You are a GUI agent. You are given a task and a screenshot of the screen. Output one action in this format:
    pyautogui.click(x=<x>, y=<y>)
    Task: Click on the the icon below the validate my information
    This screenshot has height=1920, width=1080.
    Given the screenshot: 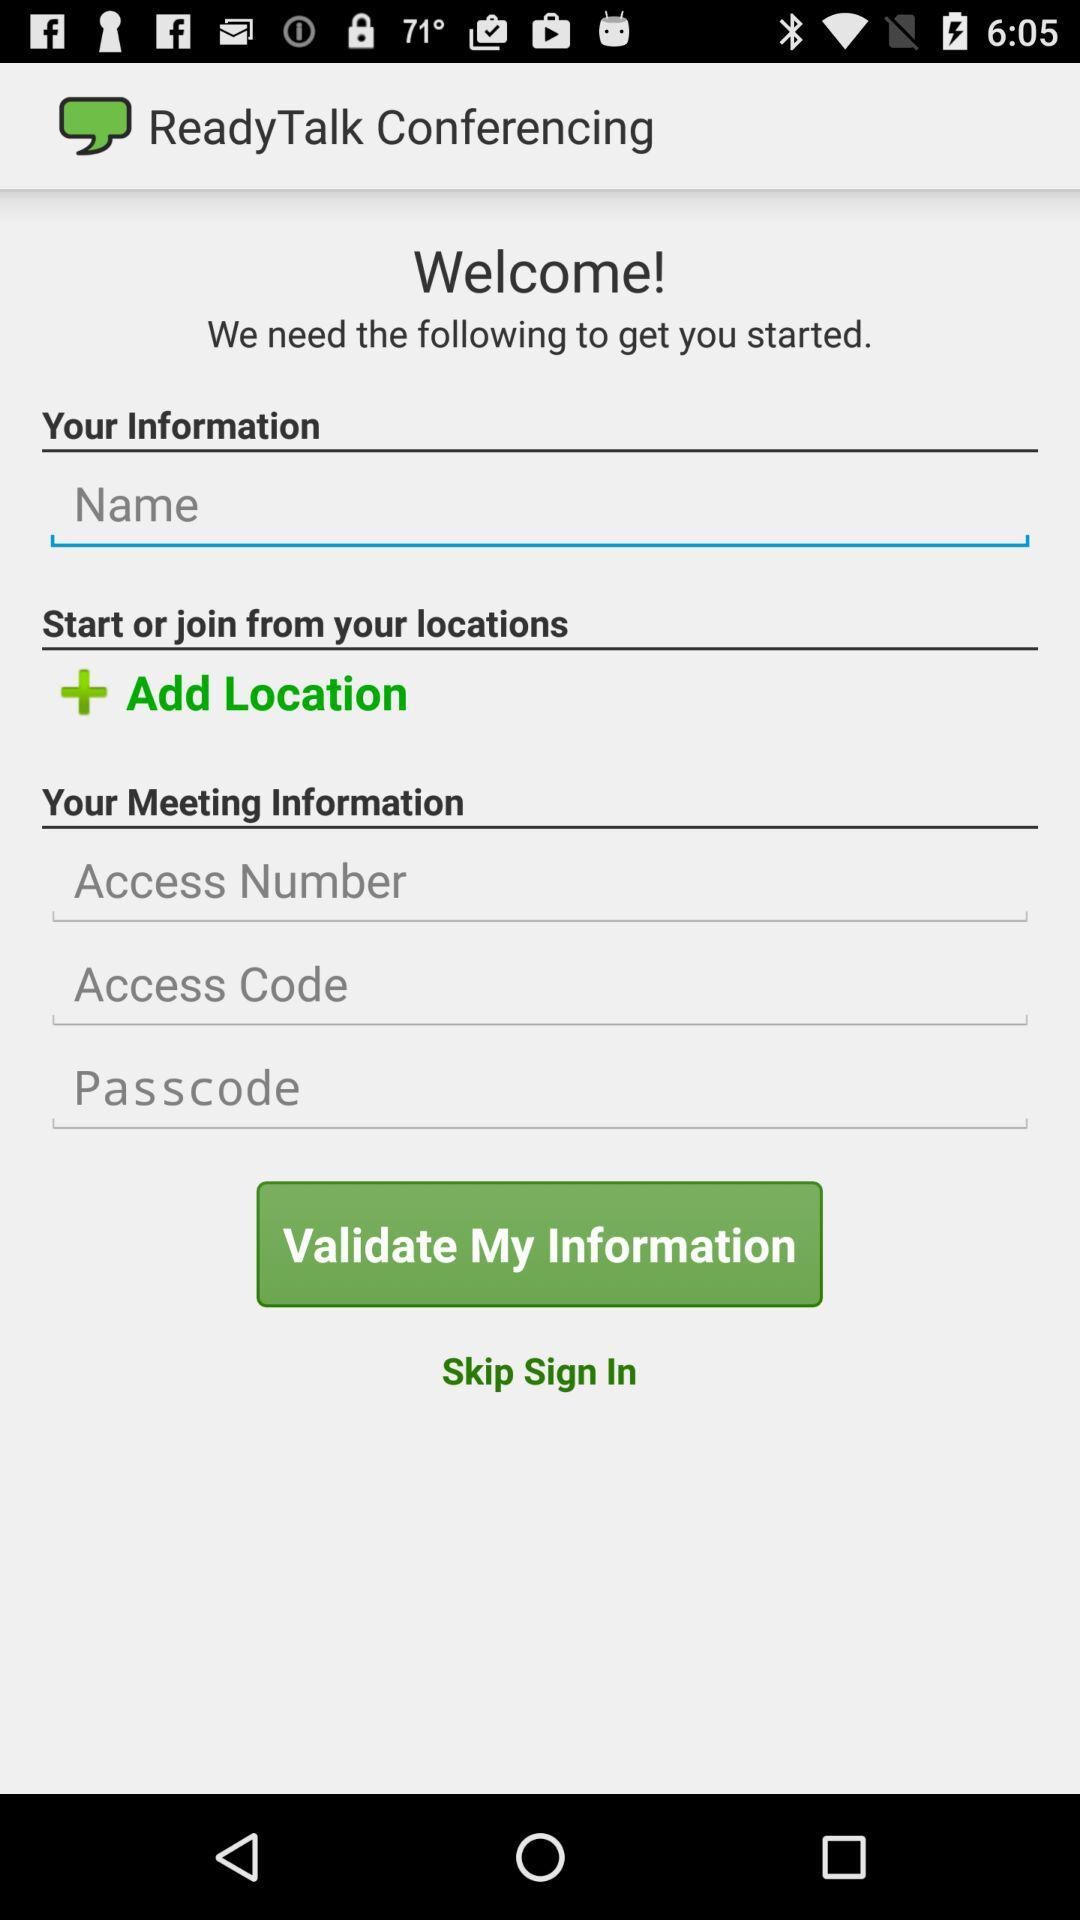 What is the action you would take?
    pyautogui.click(x=538, y=1369)
    